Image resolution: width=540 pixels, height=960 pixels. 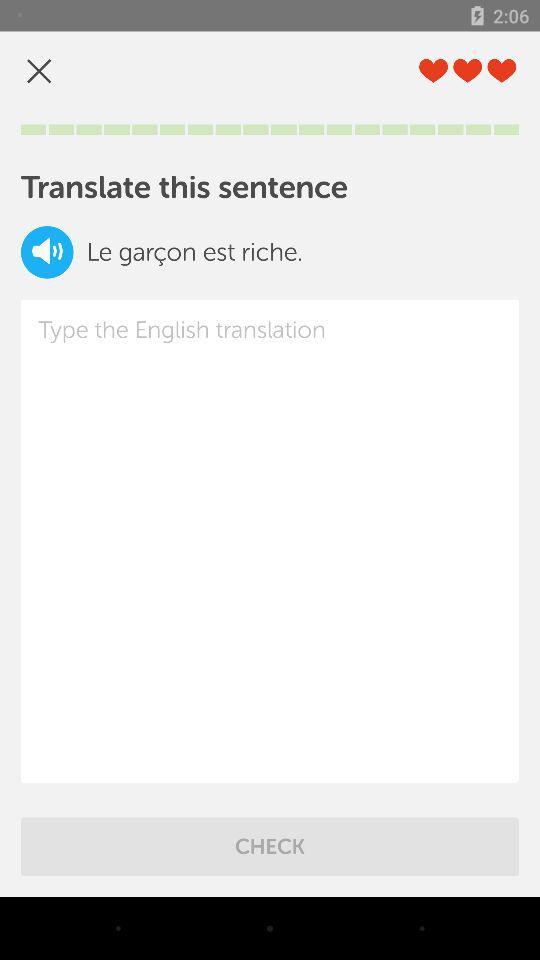 I want to click on icon next to the le, so click(x=47, y=251).